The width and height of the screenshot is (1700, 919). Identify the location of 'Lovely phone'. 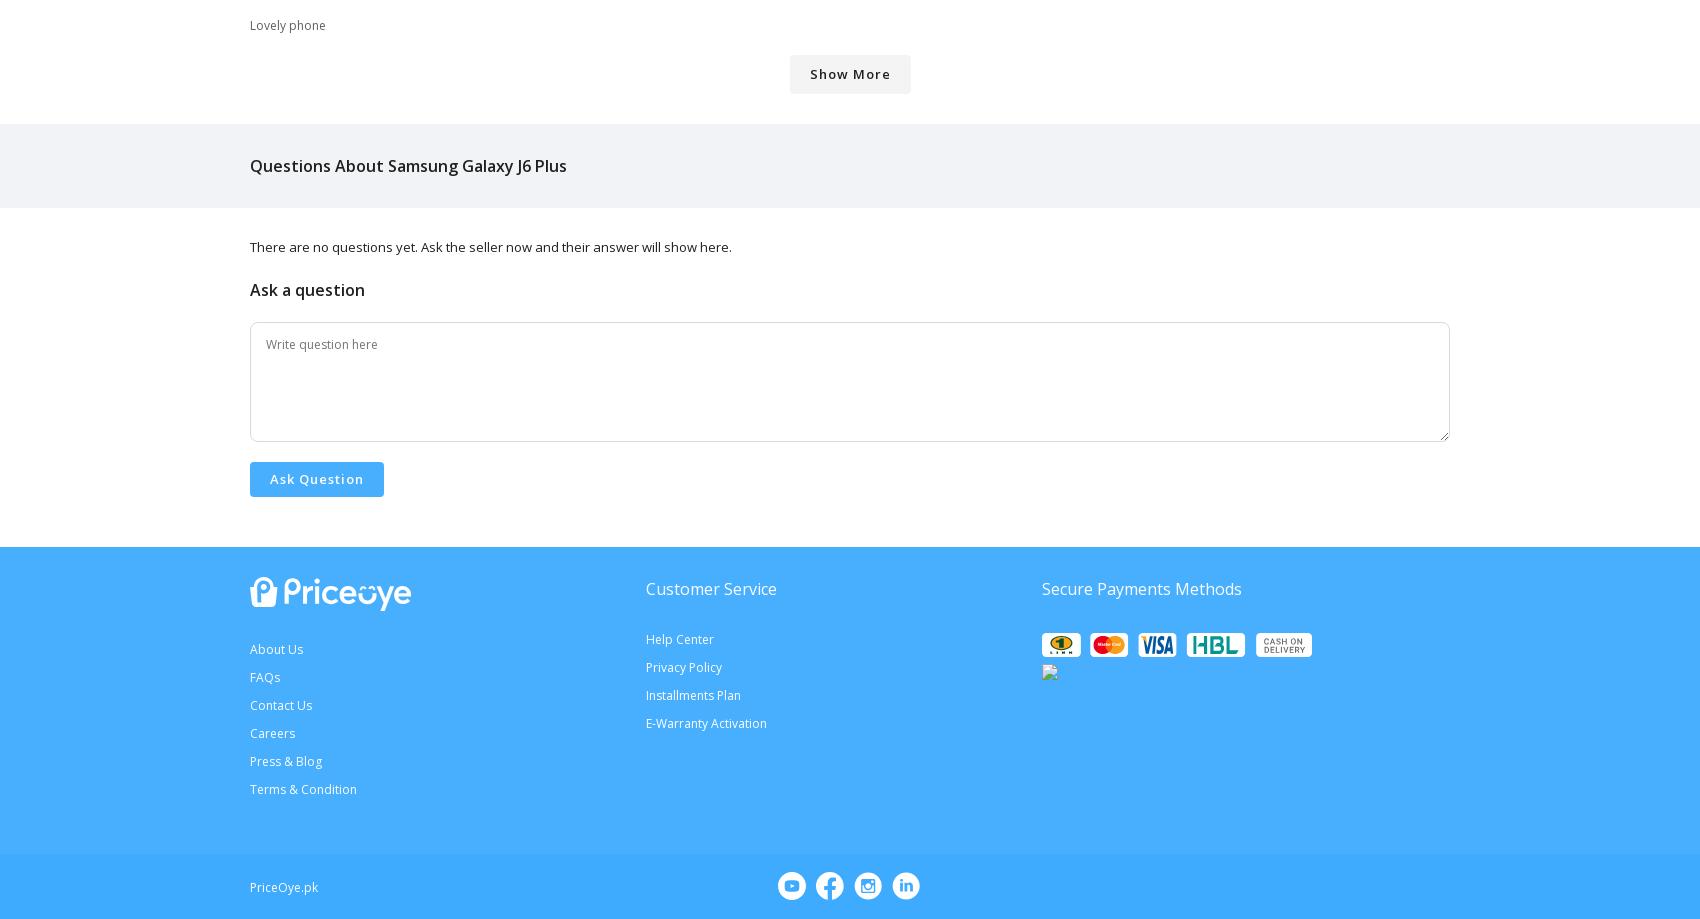
(250, 24).